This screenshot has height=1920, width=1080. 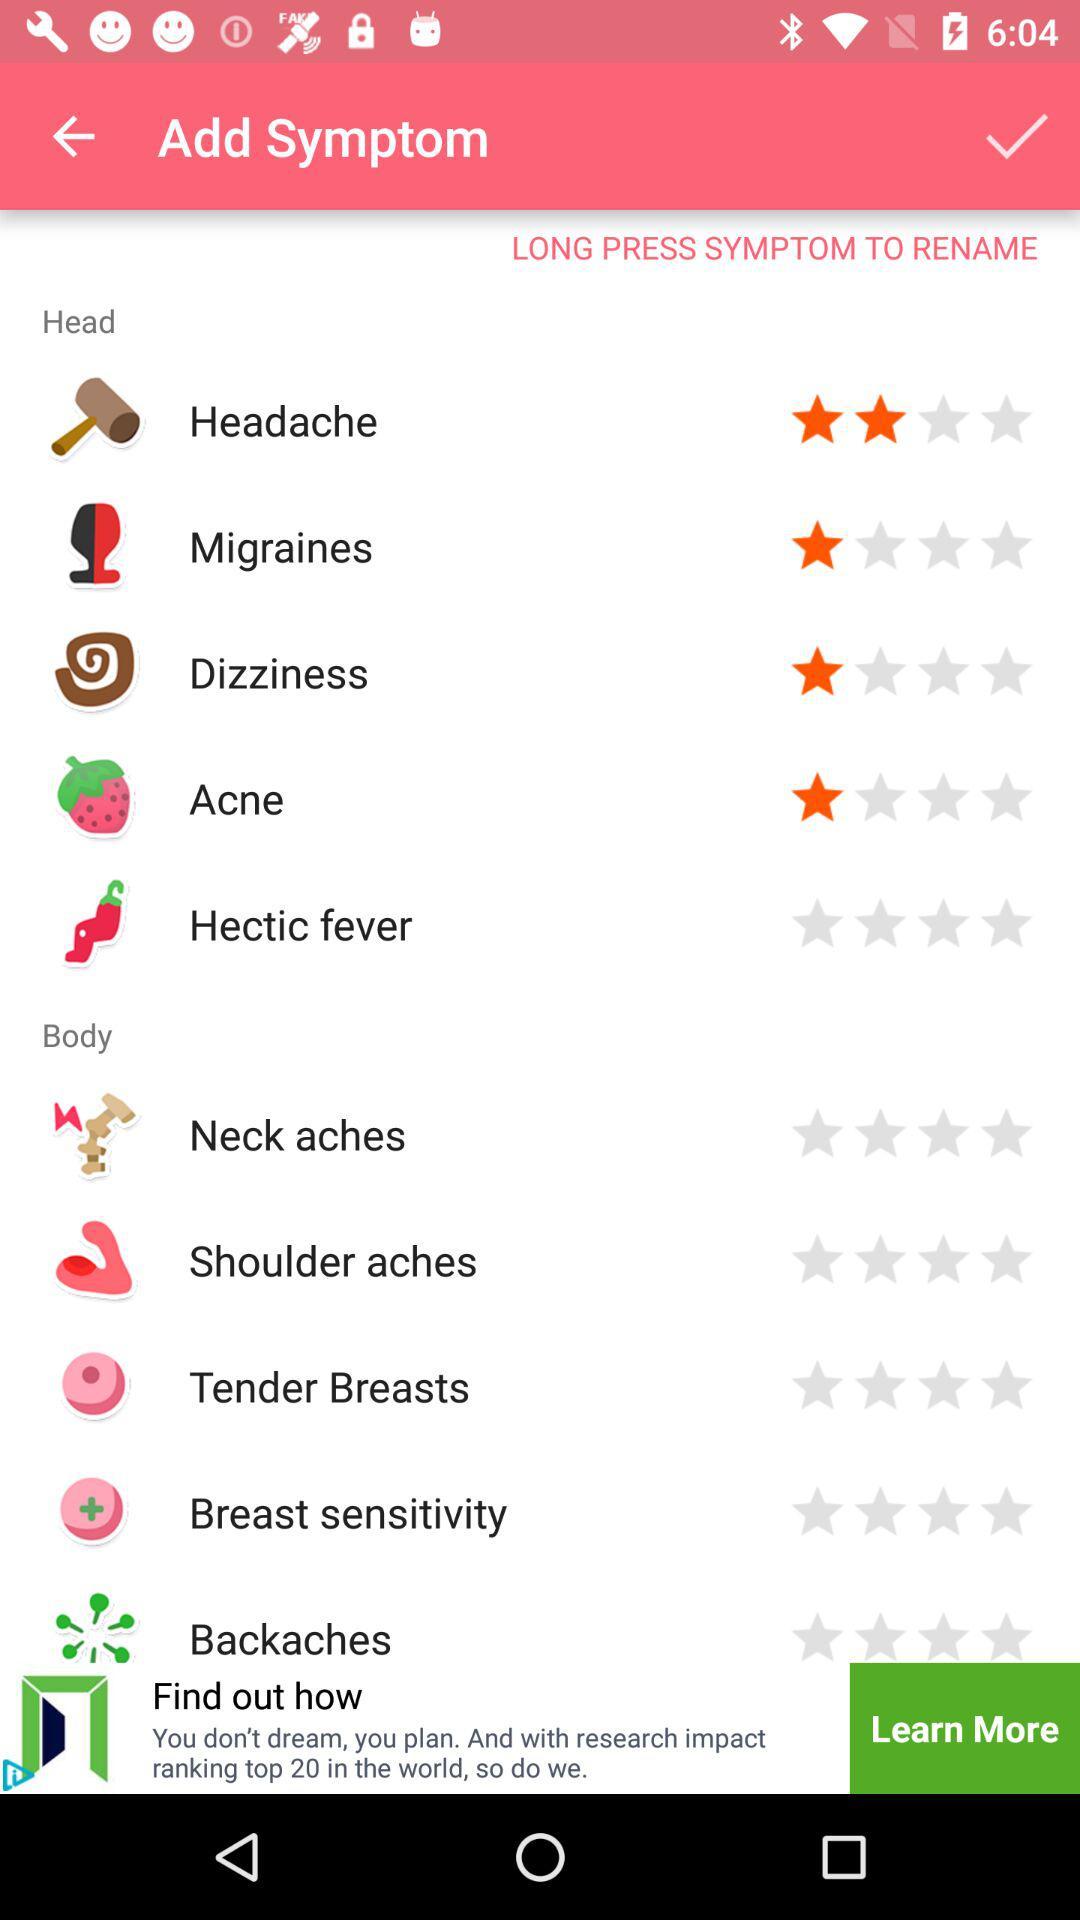 I want to click on rating, so click(x=817, y=1133).